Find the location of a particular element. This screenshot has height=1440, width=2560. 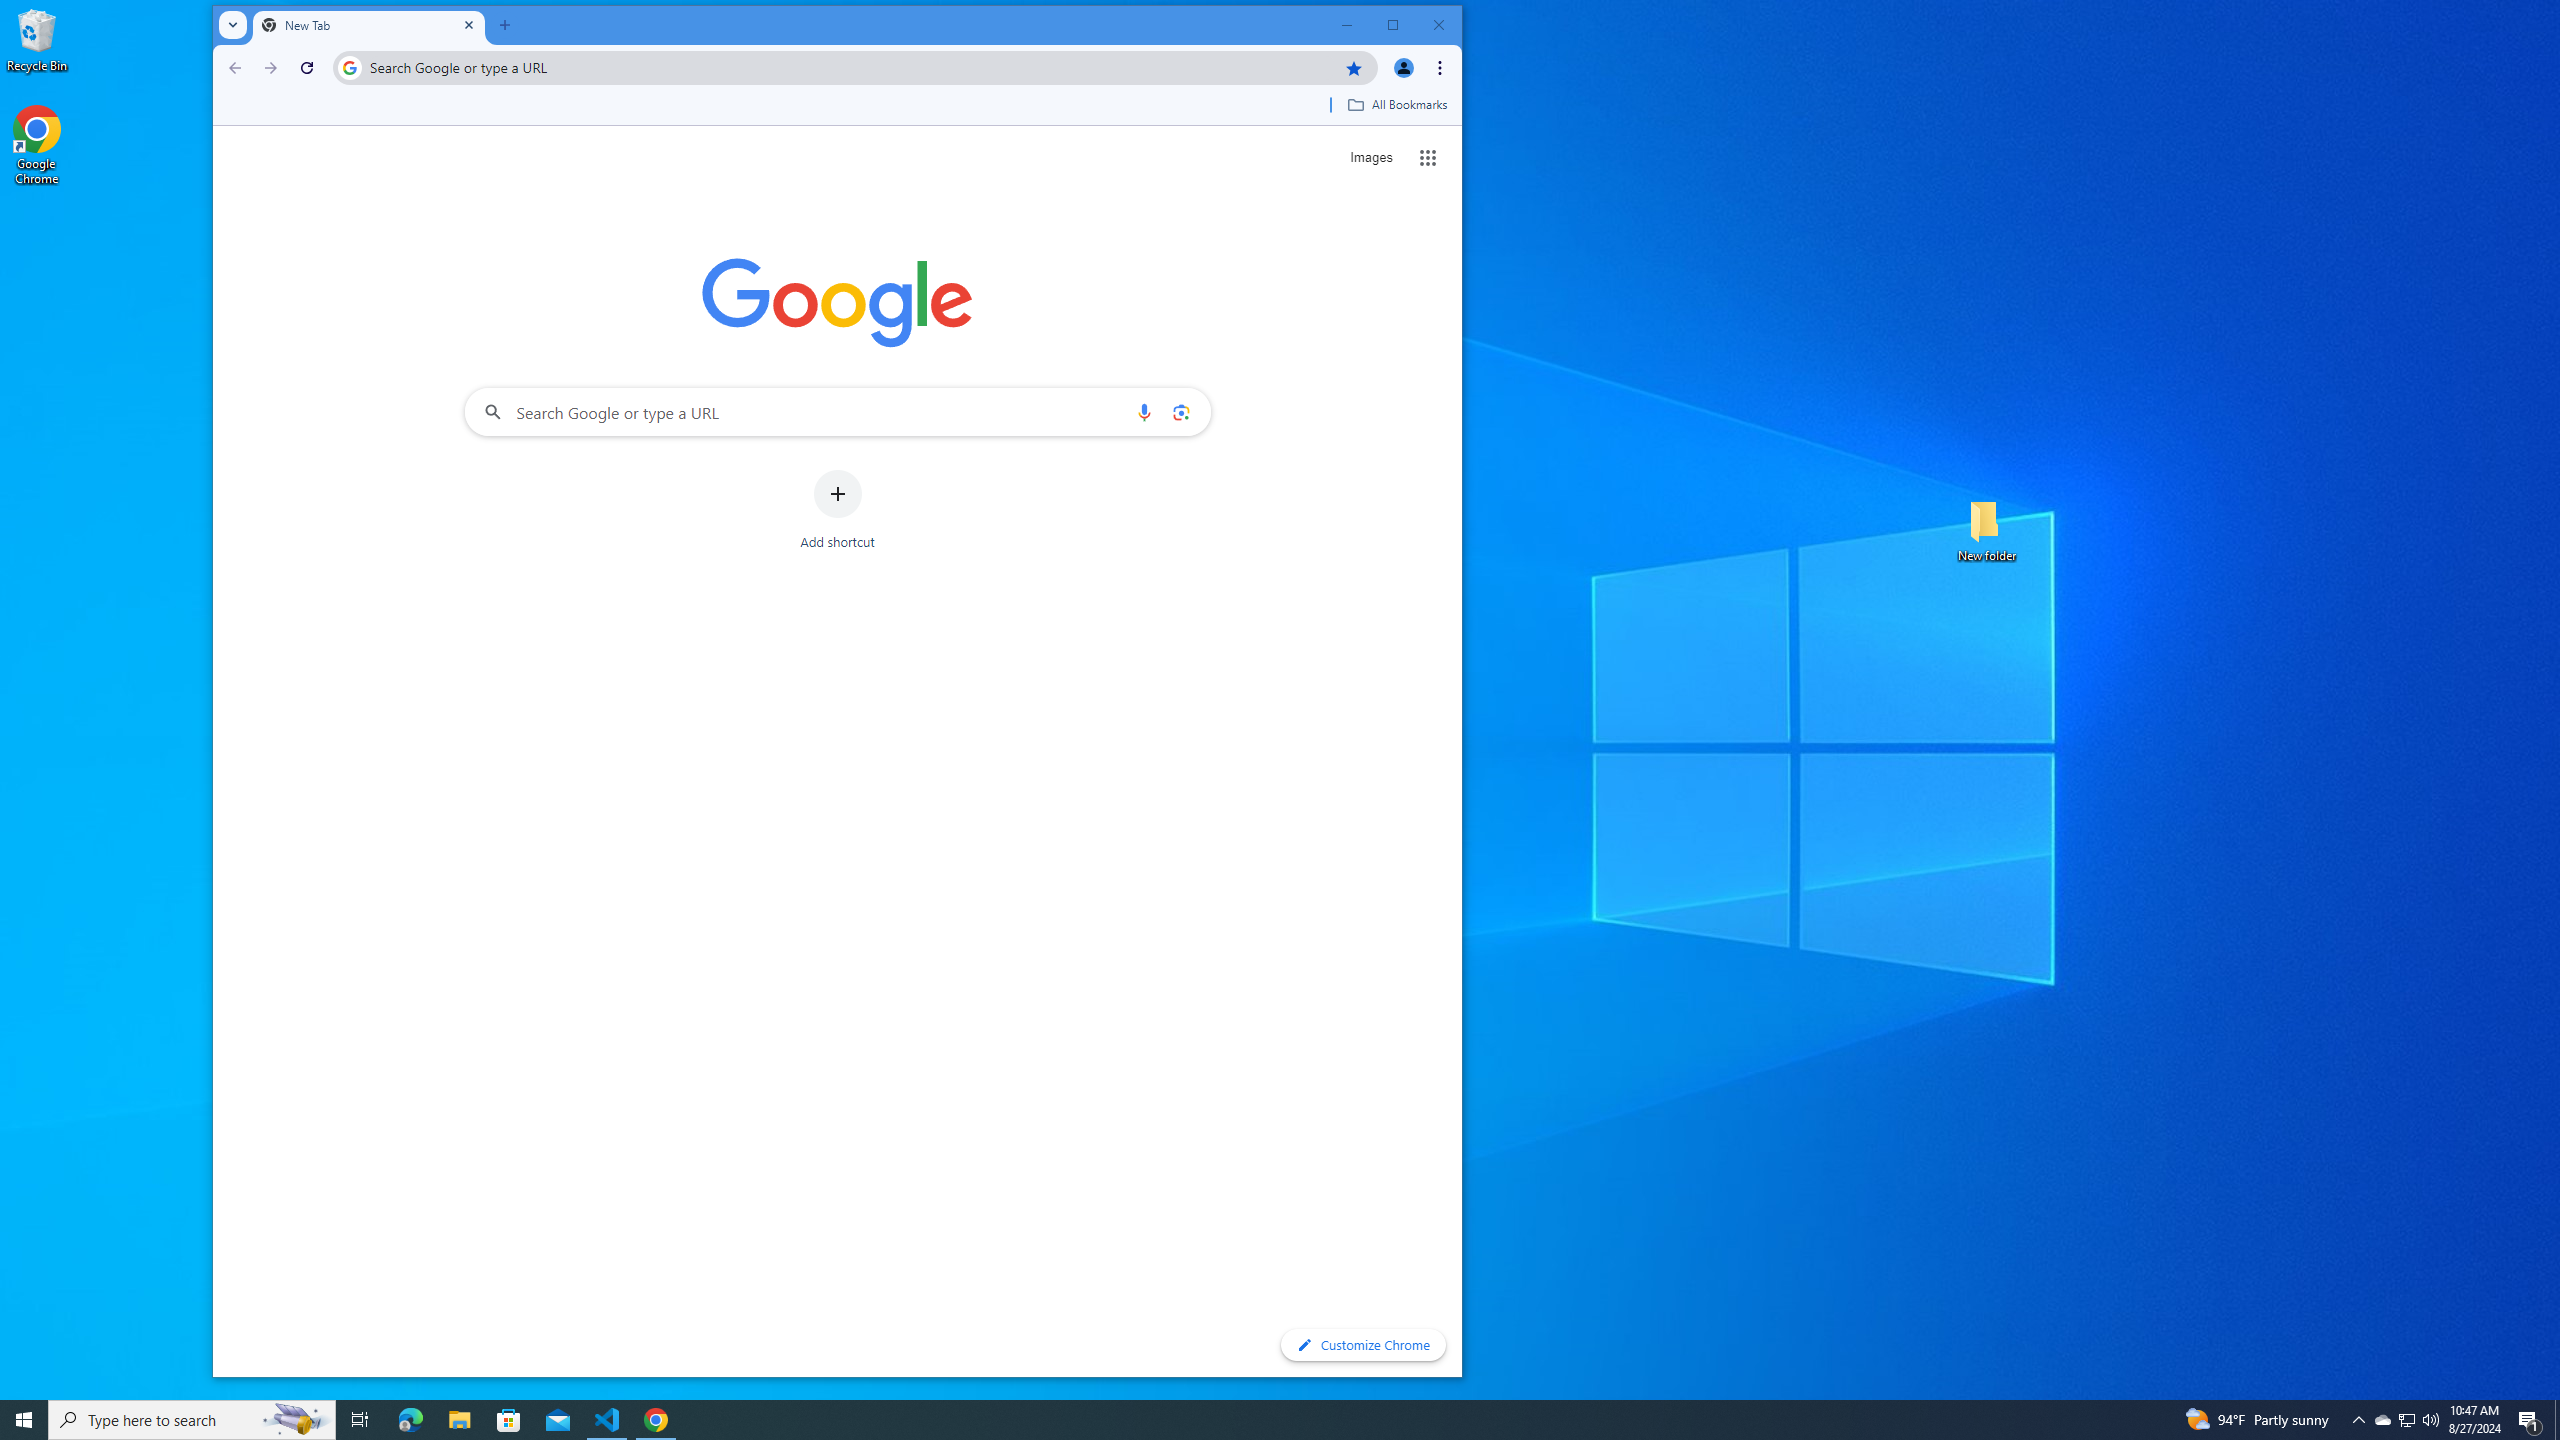

'New folder' is located at coordinates (1986, 528).